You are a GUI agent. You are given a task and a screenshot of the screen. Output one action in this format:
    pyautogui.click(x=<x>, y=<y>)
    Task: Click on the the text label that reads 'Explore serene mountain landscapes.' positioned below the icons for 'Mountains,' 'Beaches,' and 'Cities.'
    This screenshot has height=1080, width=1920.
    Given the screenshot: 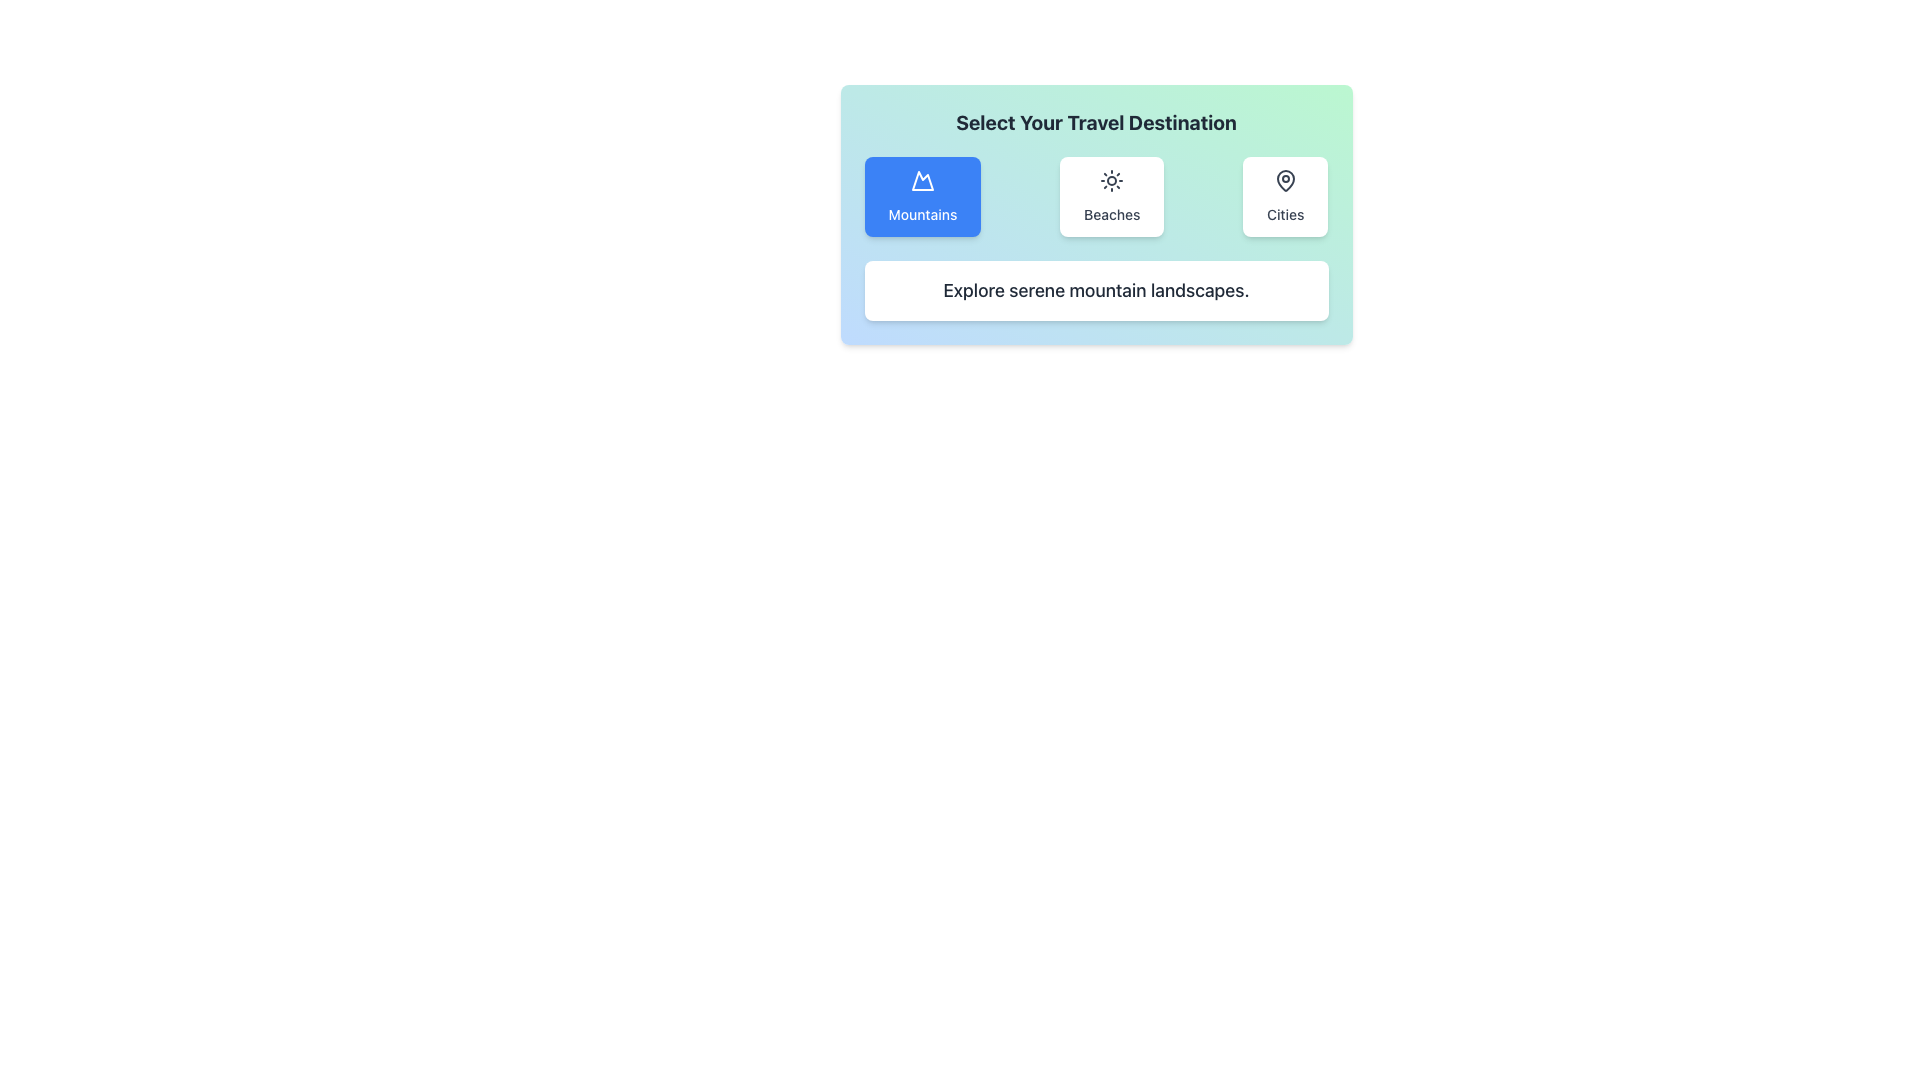 What is the action you would take?
    pyautogui.click(x=1095, y=290)
    